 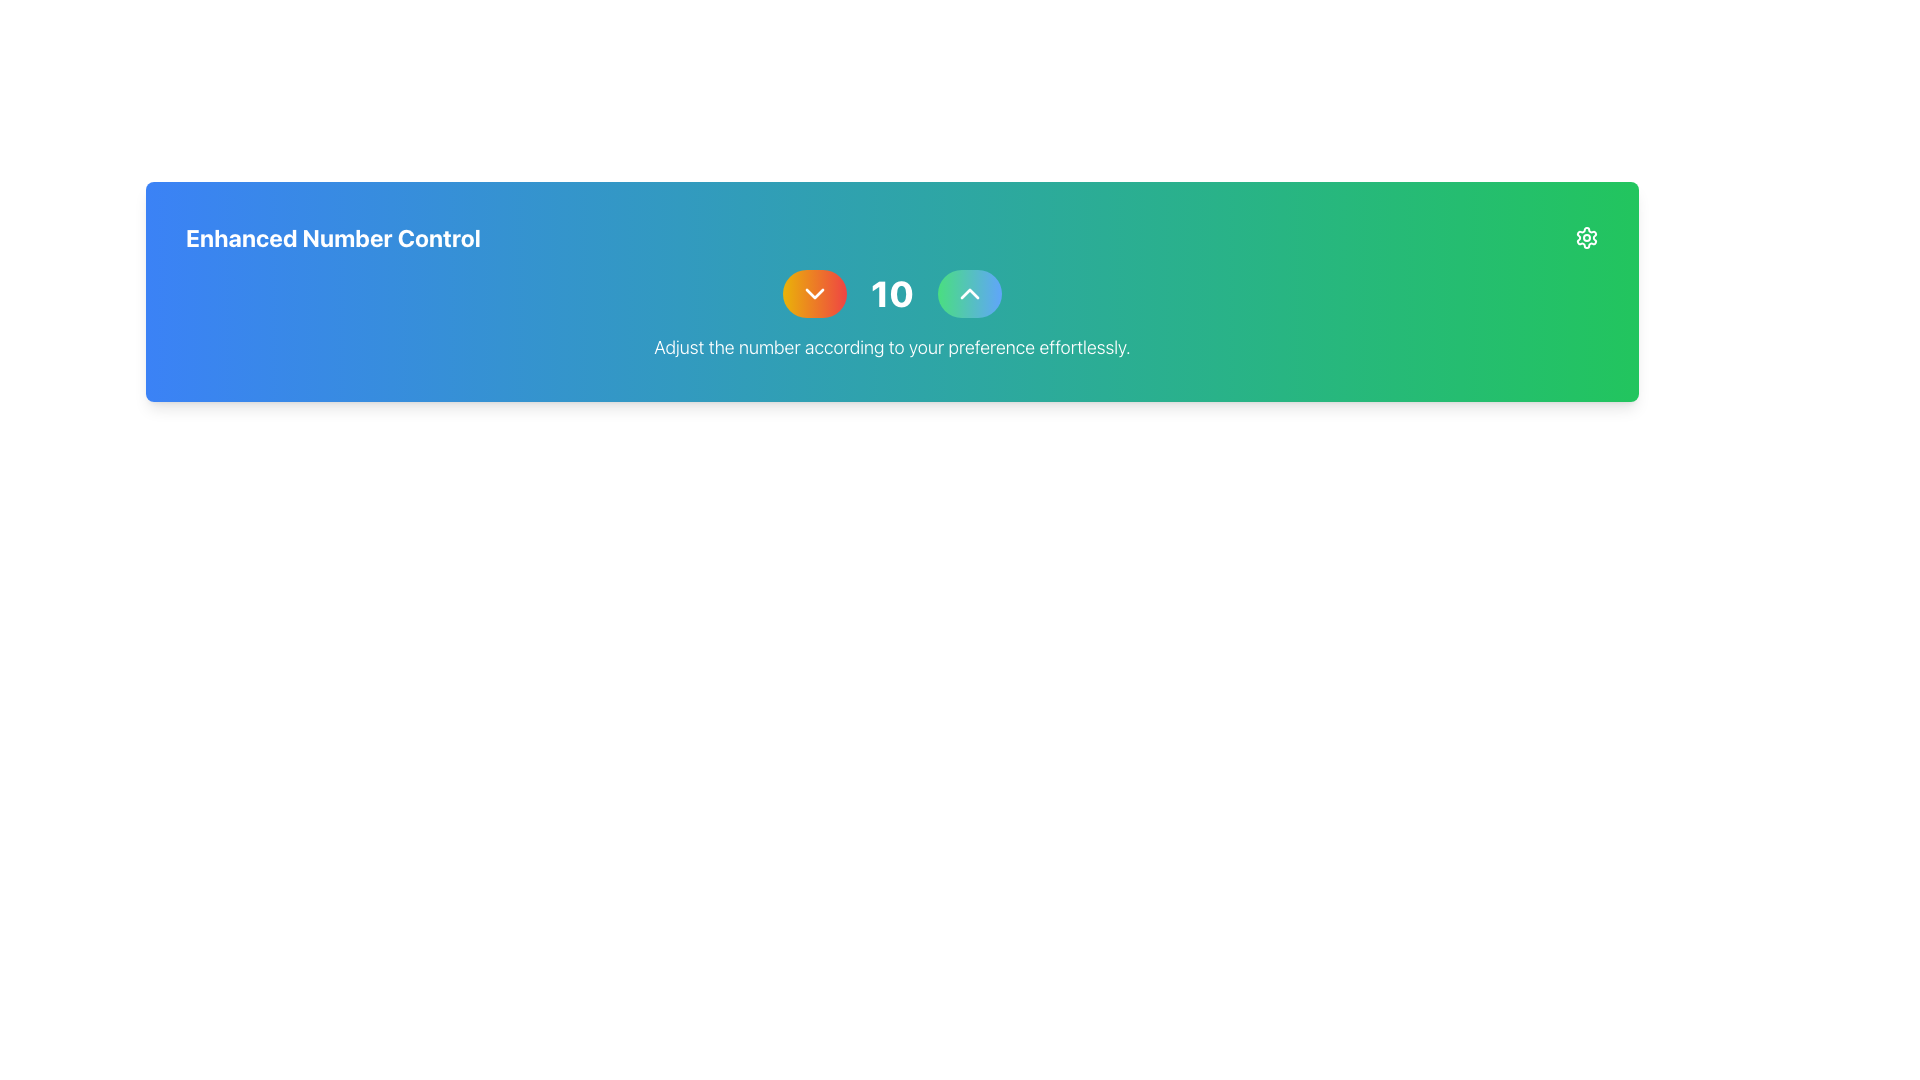 I want to click on the upward-pointing chevron icon styled in a white outline with rounded ends, located in the top right corner of the interface, to interact, so click(x=969, y=293).